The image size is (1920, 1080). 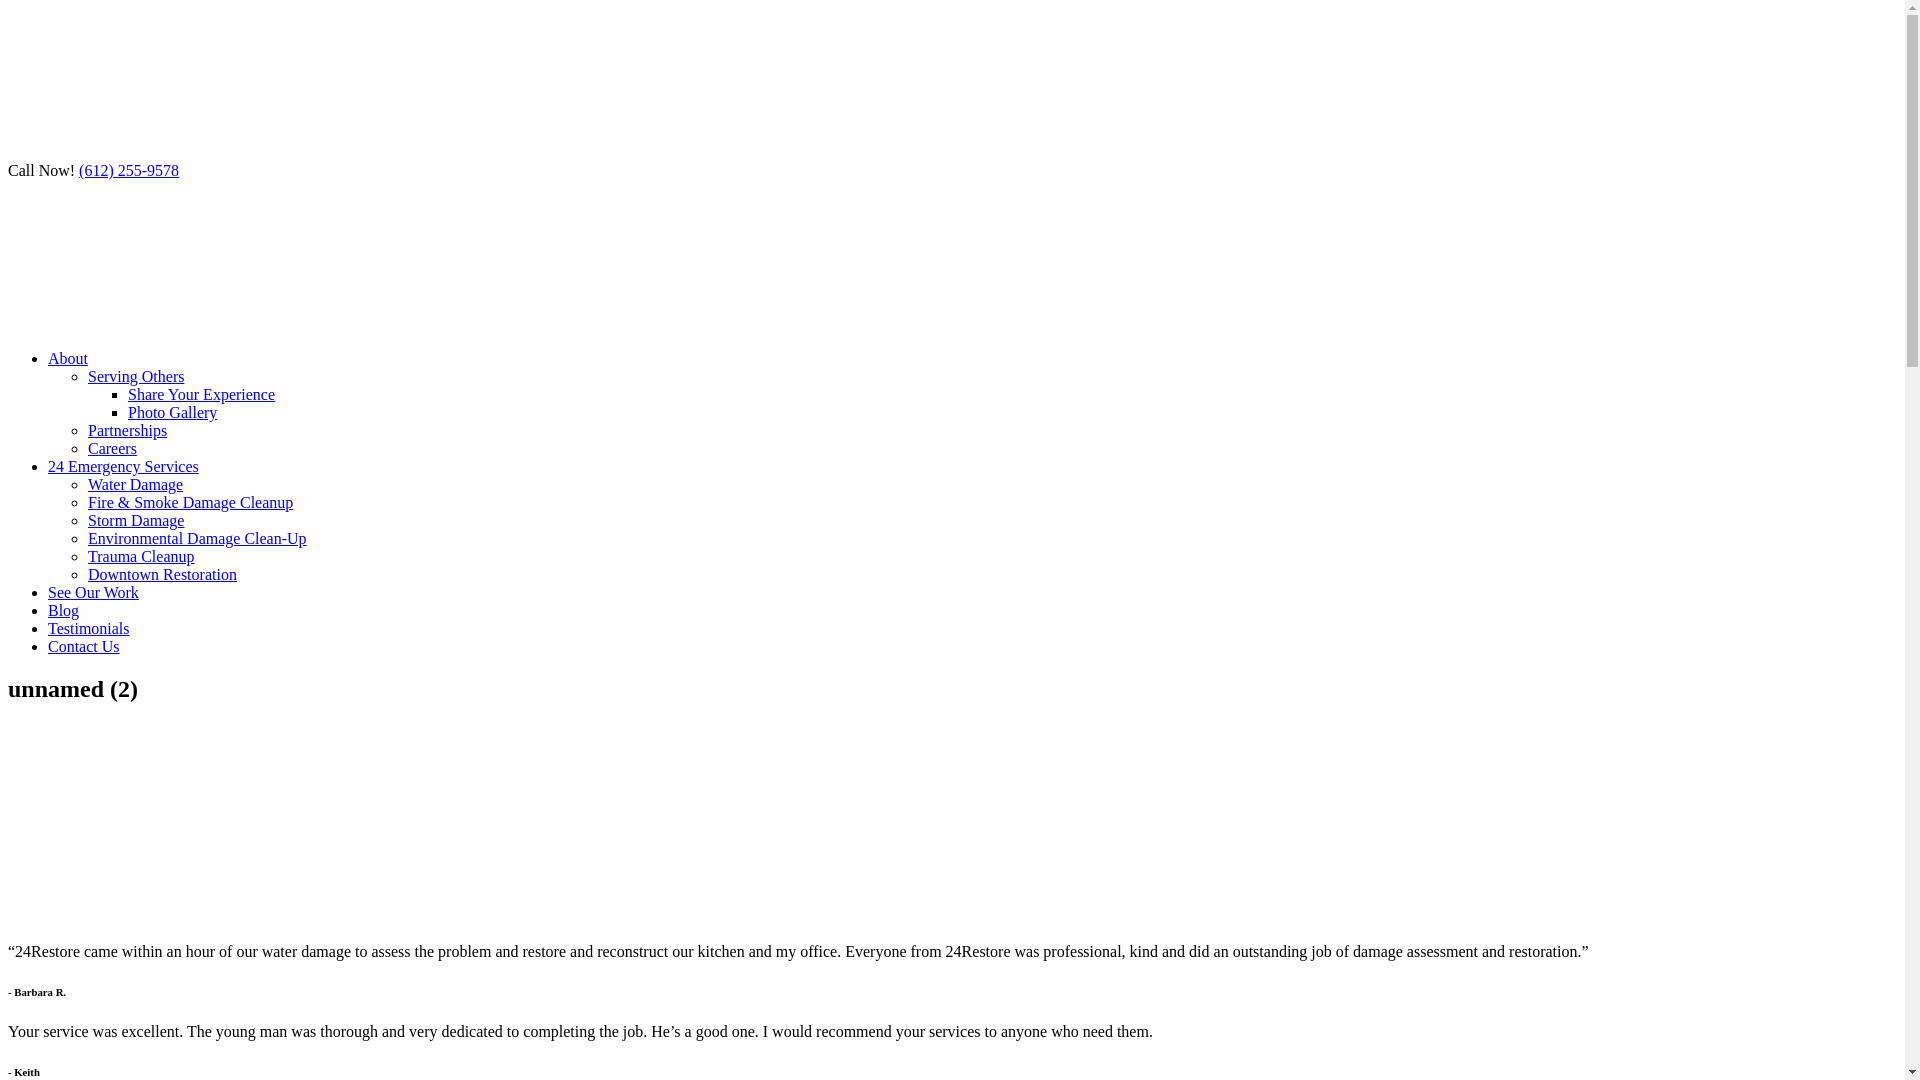 I want to click on '(612) 255-9578', so click(x=128, y=169).